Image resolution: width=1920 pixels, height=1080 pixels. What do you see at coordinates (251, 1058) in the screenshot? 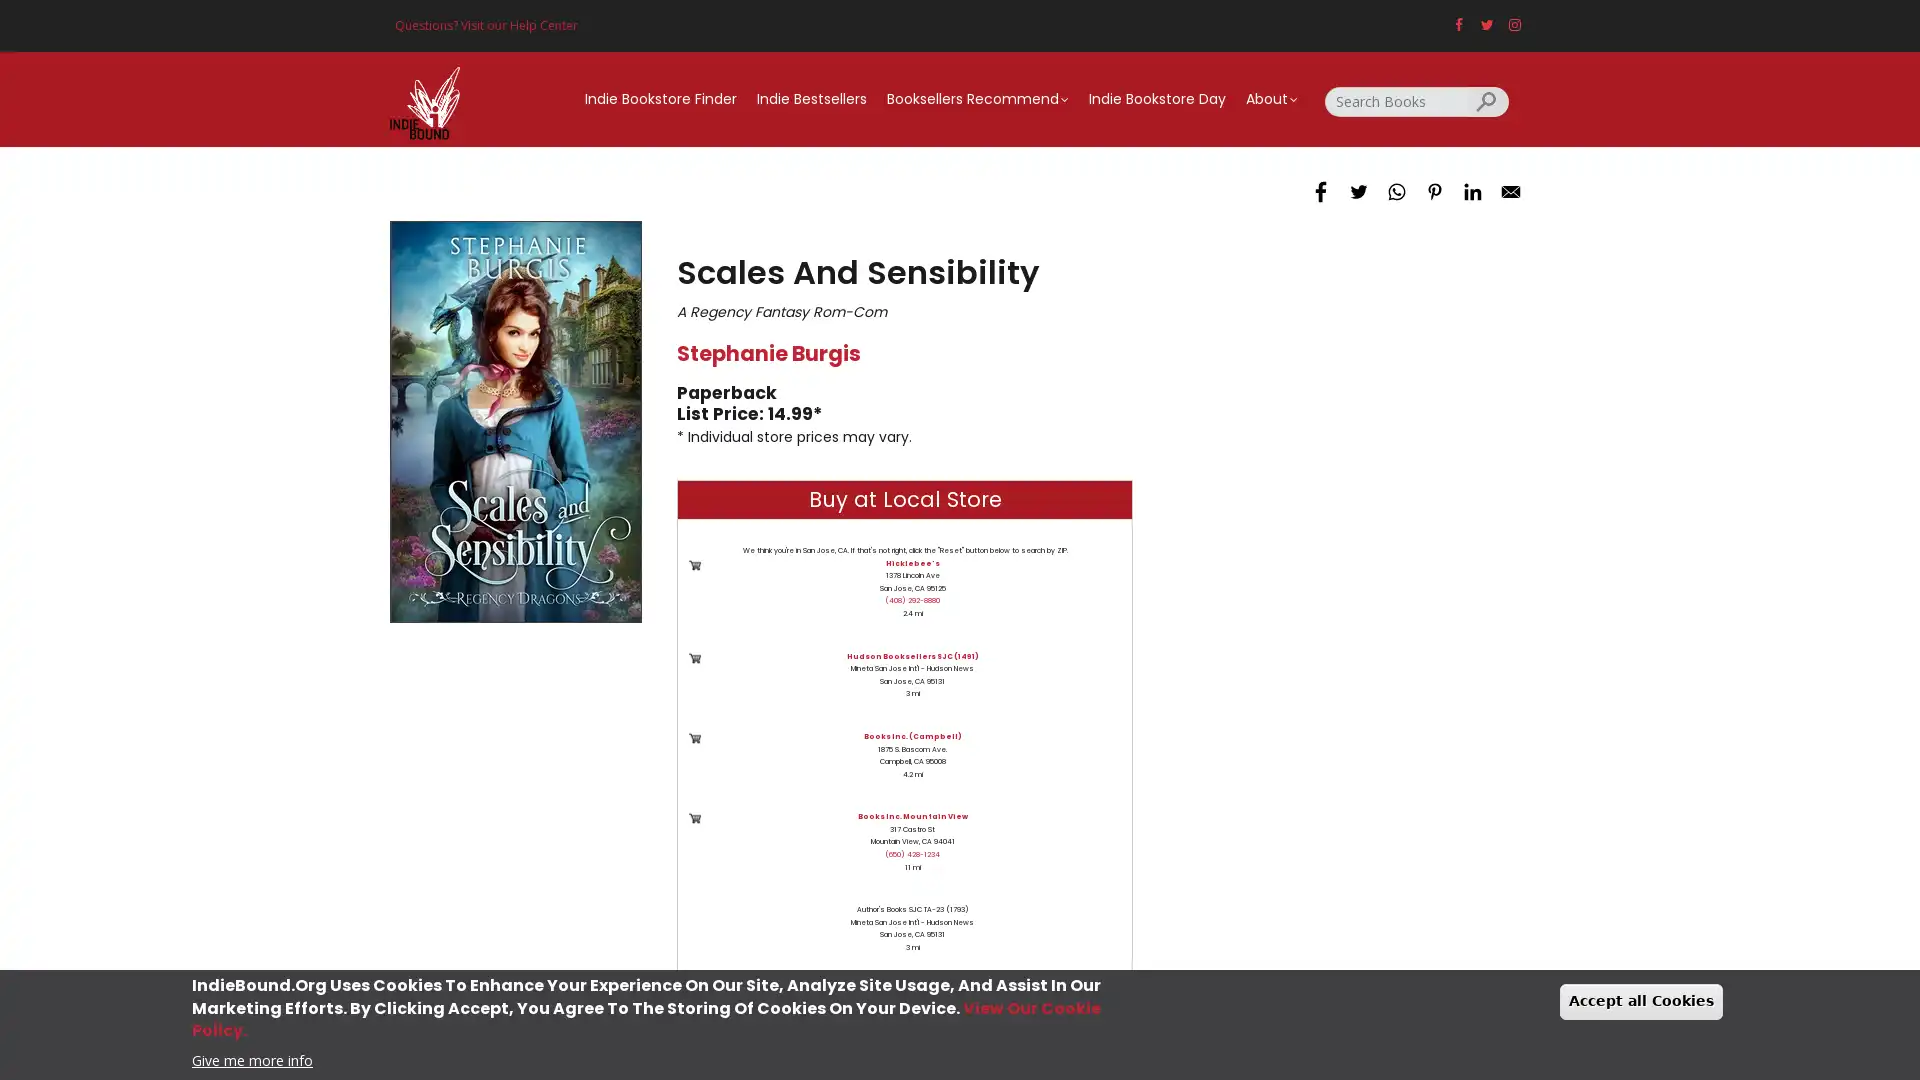
I see `Give me more info` at bounding box center [251, 1058].